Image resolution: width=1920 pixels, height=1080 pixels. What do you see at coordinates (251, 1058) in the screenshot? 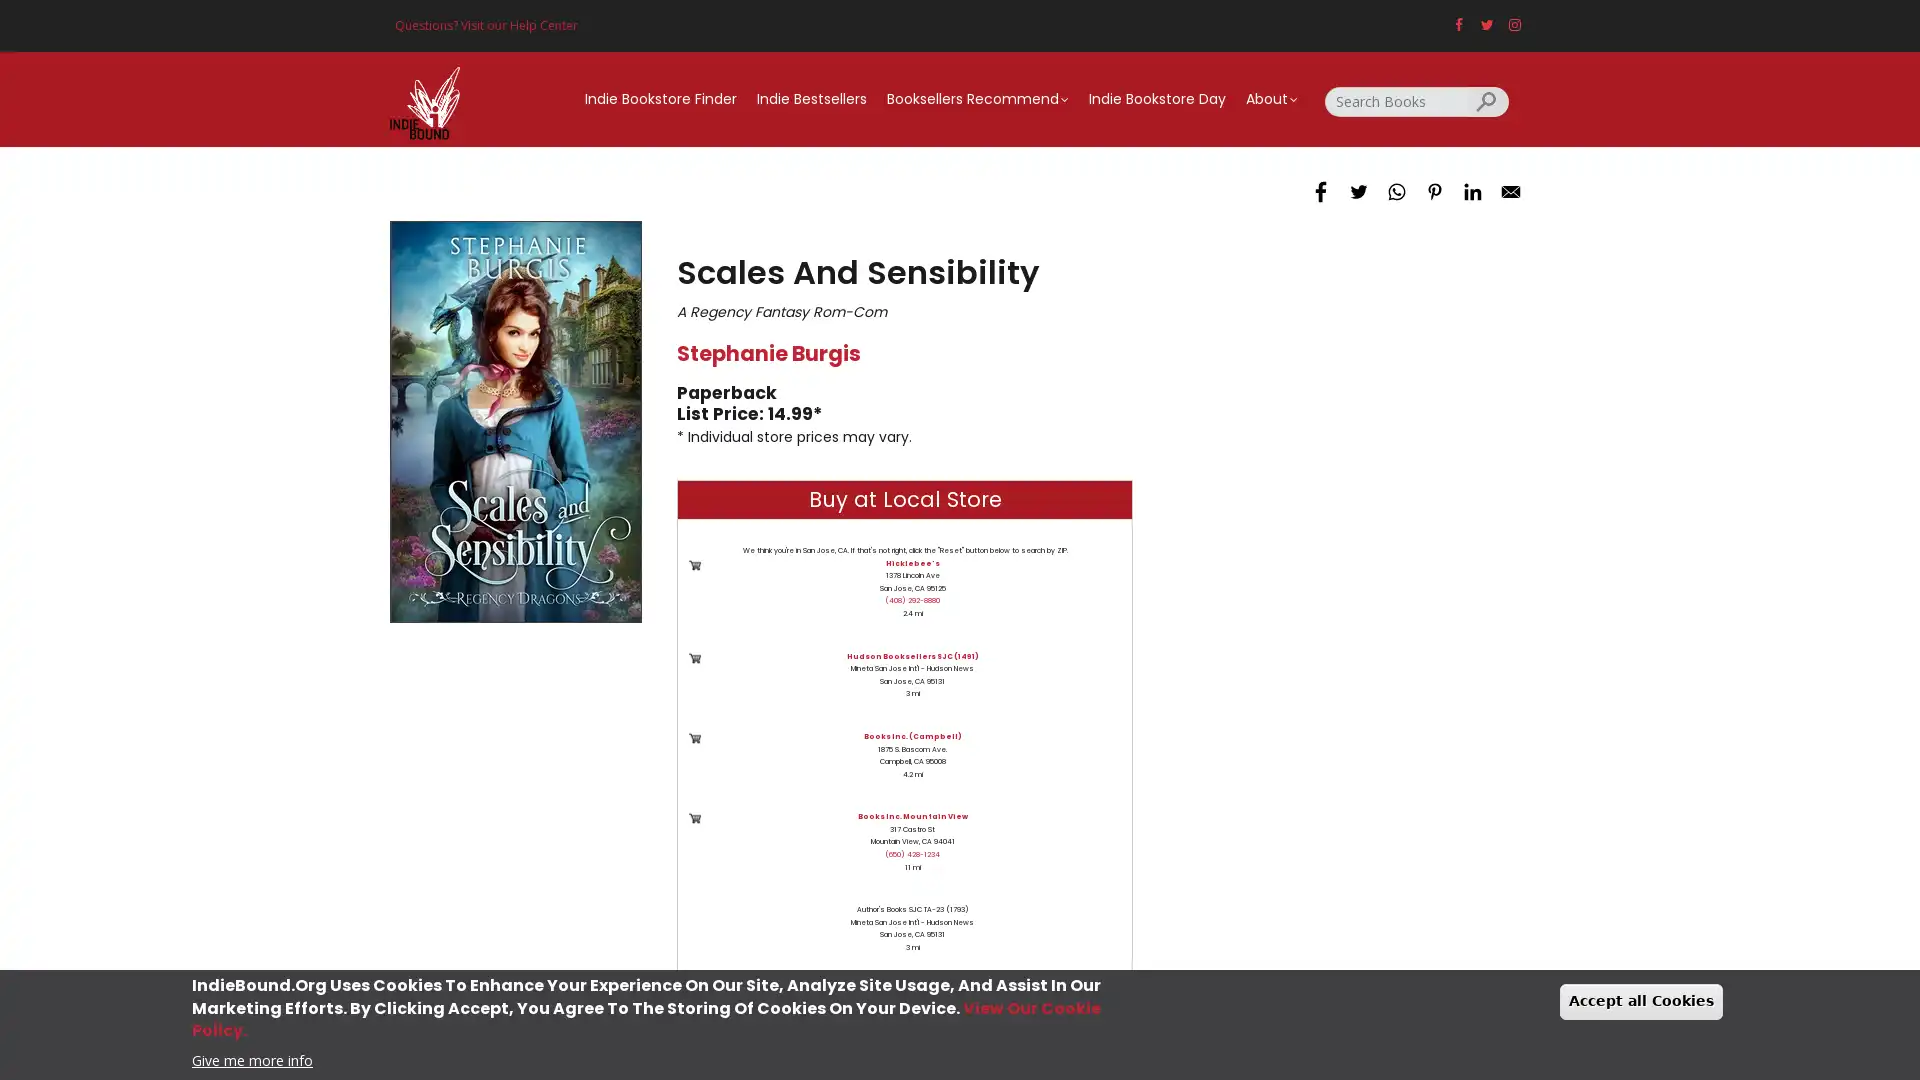
I see `Give me more info` at bounding box center [251, 1058].